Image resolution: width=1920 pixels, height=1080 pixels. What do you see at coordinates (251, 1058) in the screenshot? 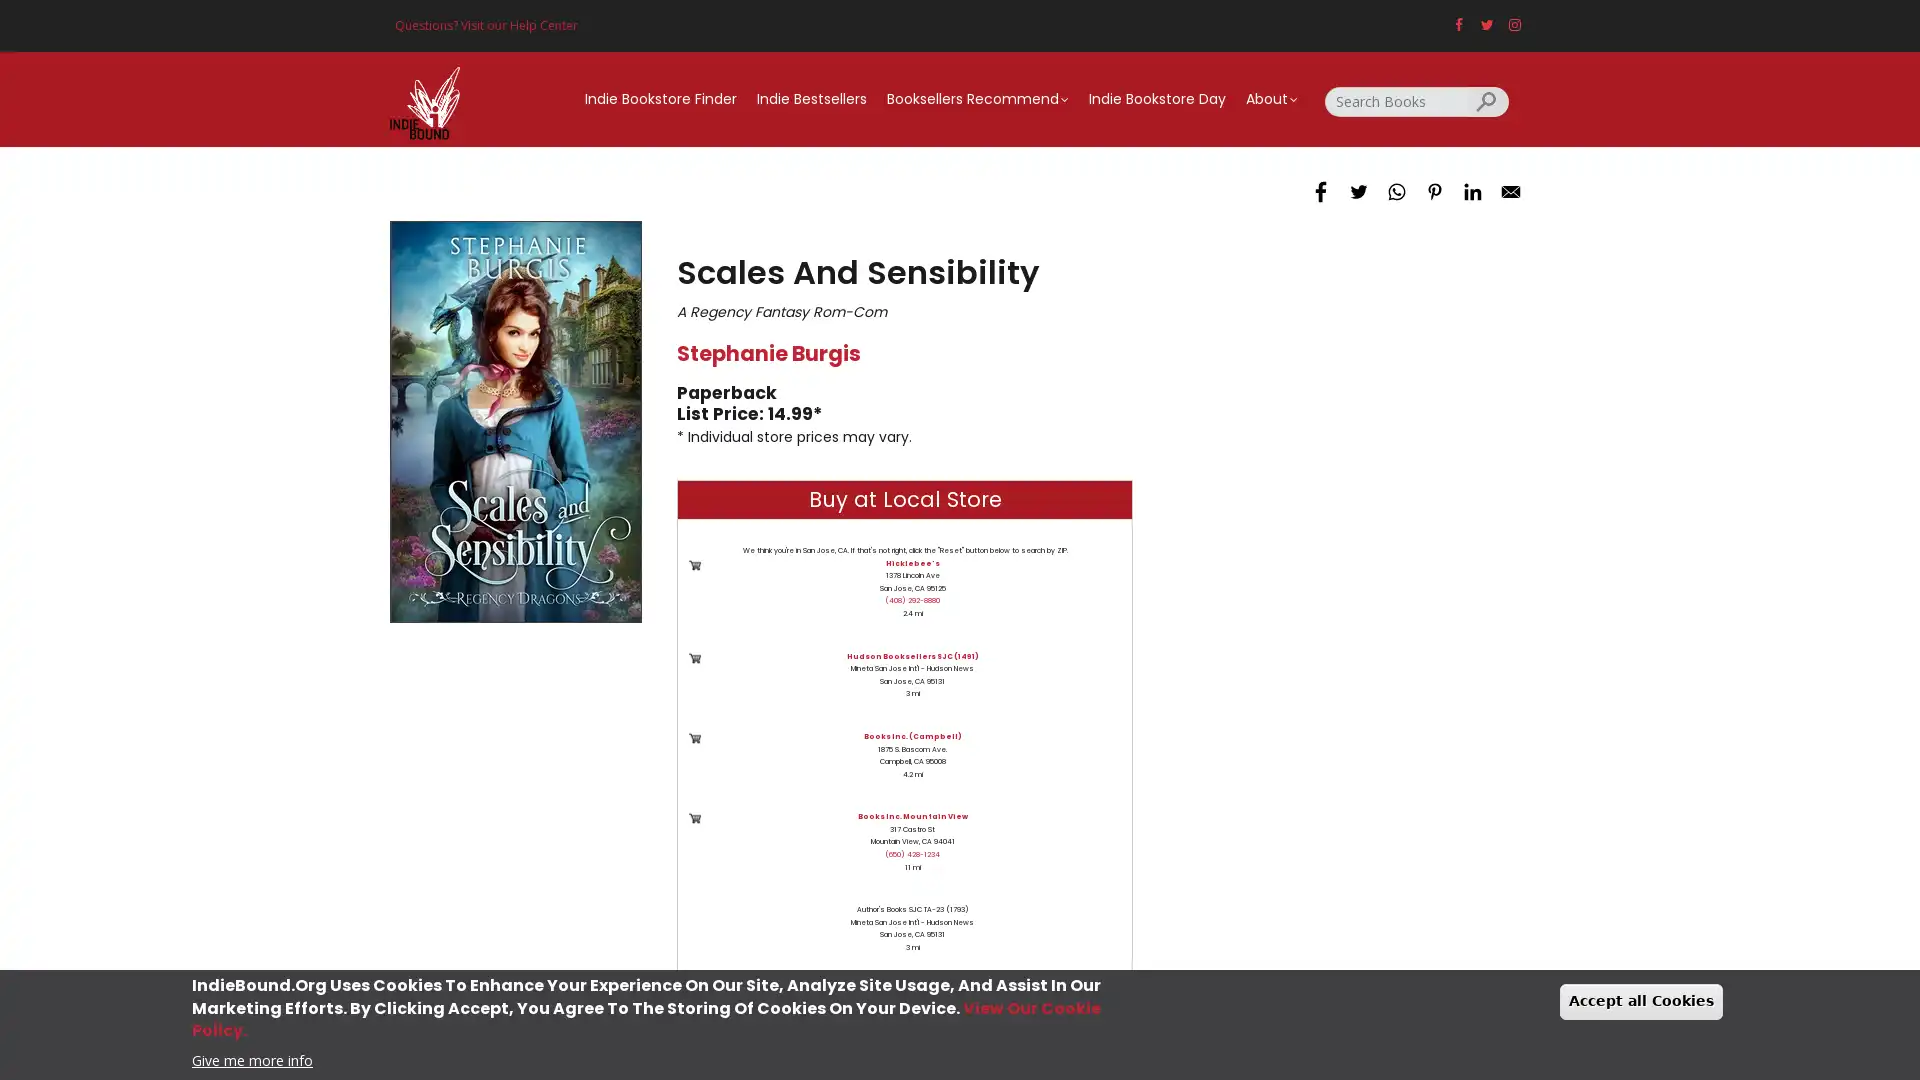
I see `Give me more info` at bounding box center [251, 1058].